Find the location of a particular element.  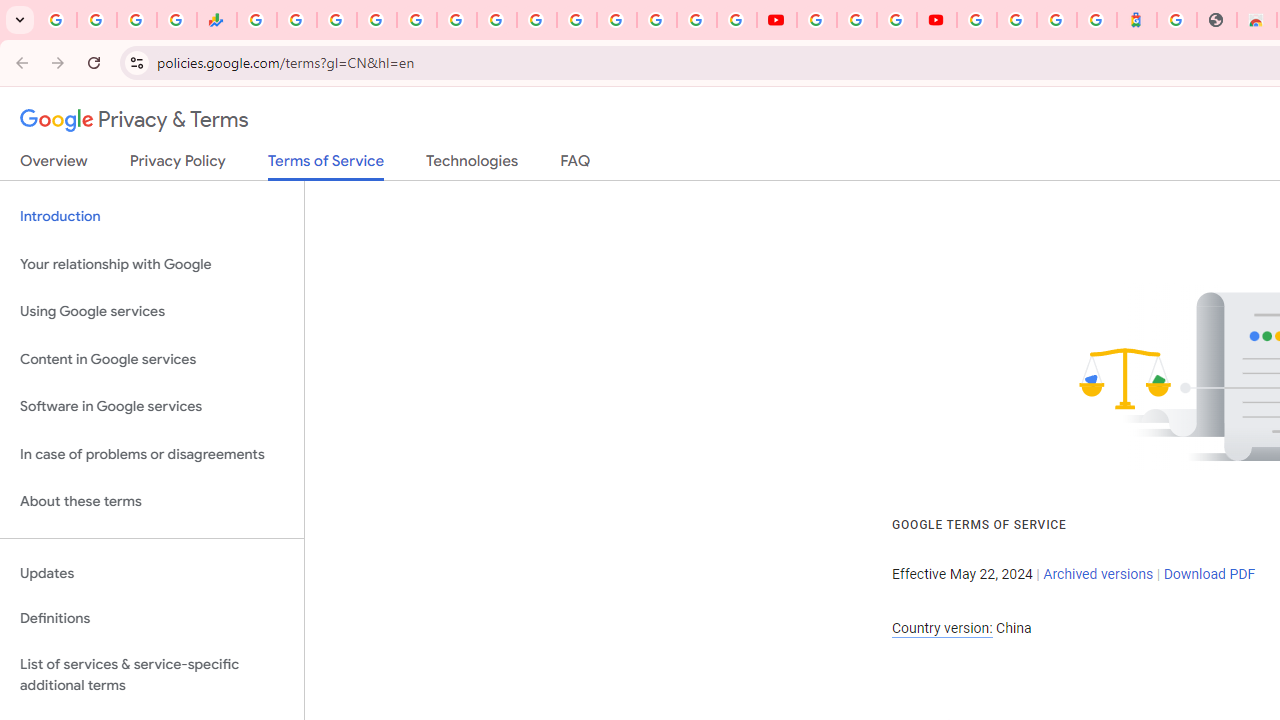

'YouTube' is located at coordinates (817, 20).